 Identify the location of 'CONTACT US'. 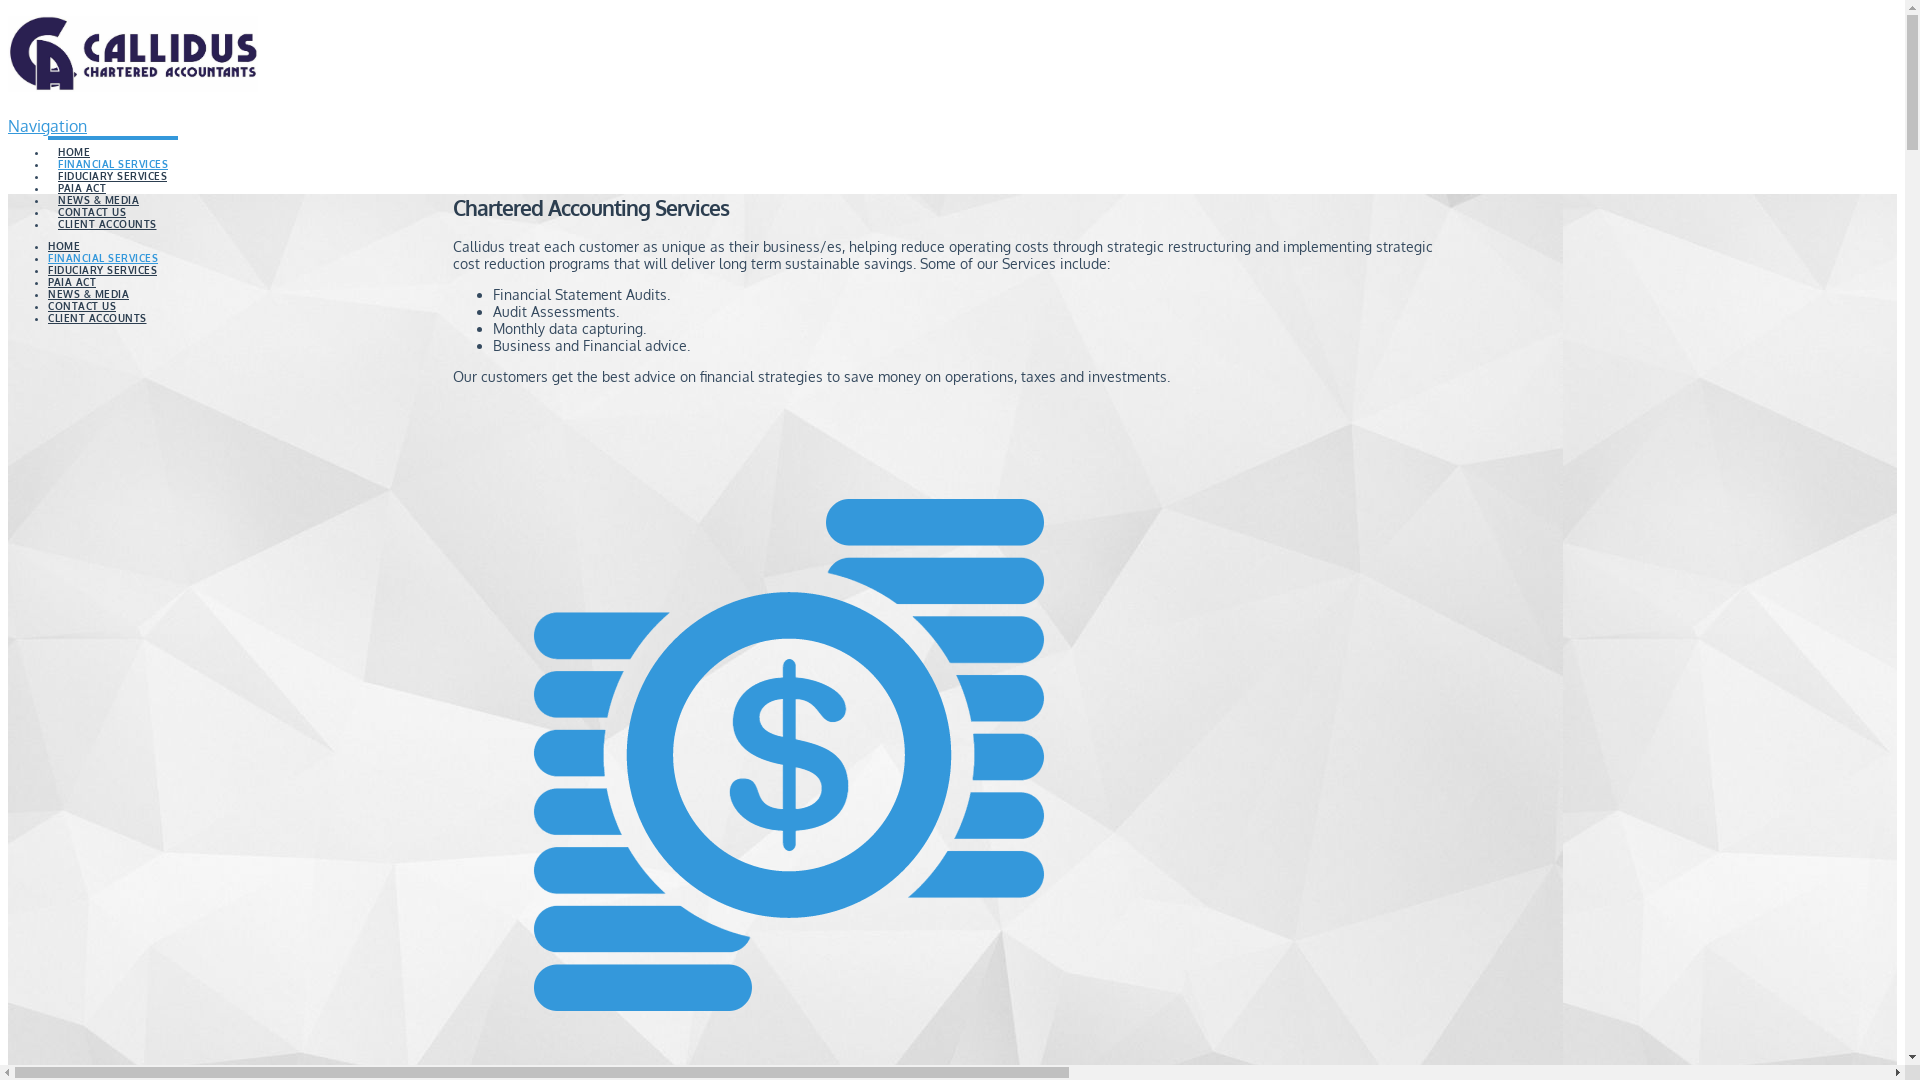
(48, 305).